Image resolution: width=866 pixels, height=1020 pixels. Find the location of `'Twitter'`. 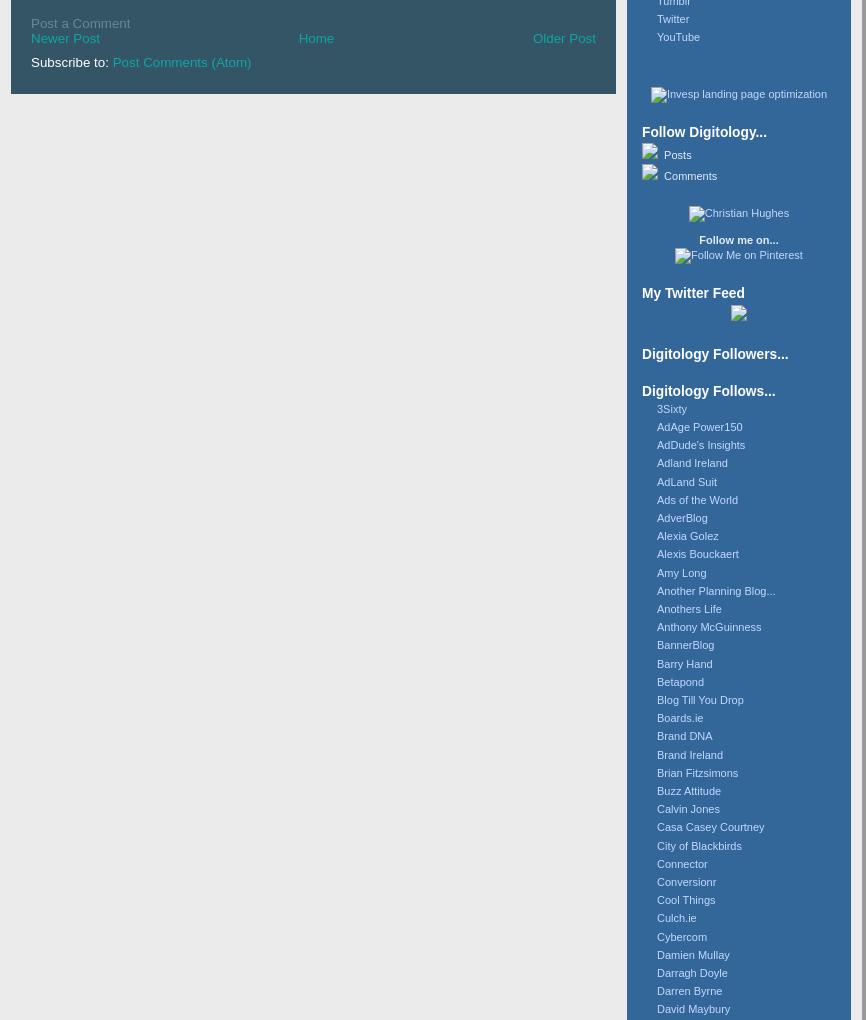

'Twitter' is located at coordinates (656, 16).